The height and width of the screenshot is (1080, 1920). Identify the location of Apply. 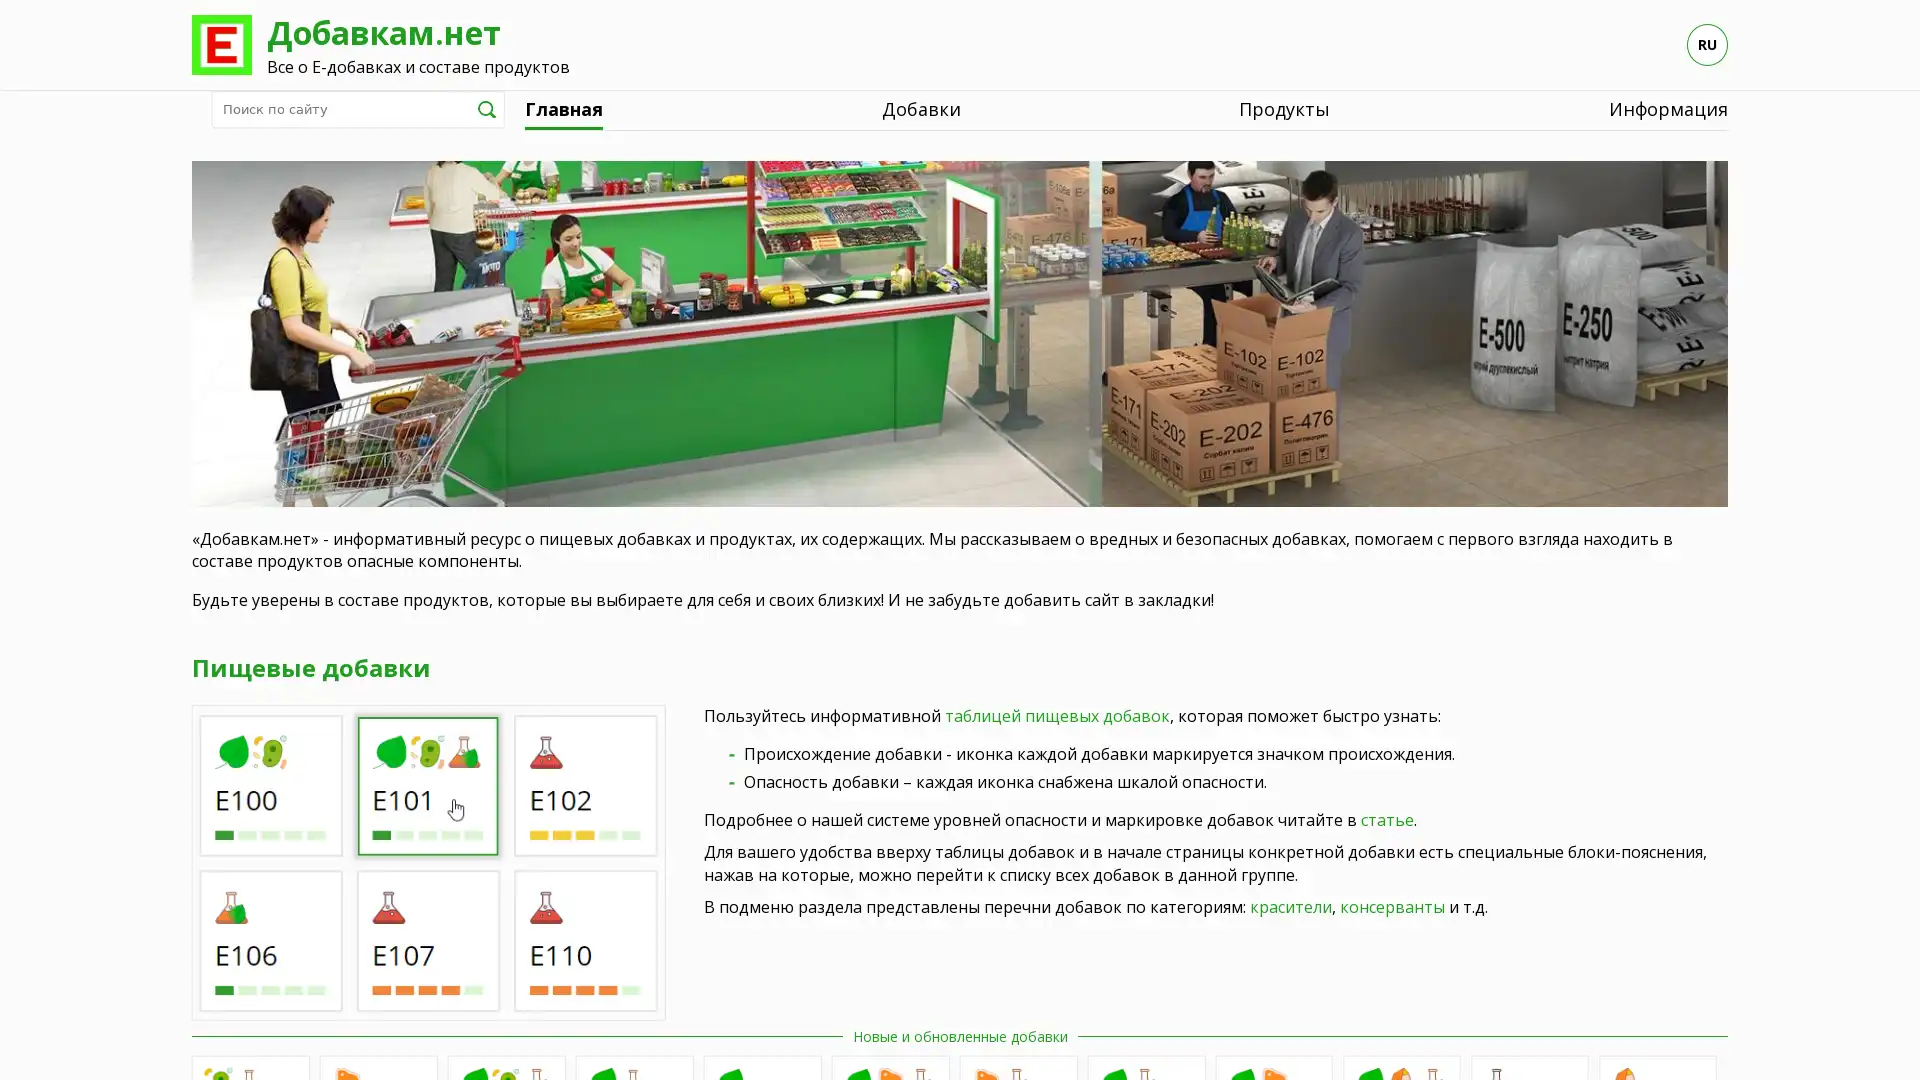
(486, 108).